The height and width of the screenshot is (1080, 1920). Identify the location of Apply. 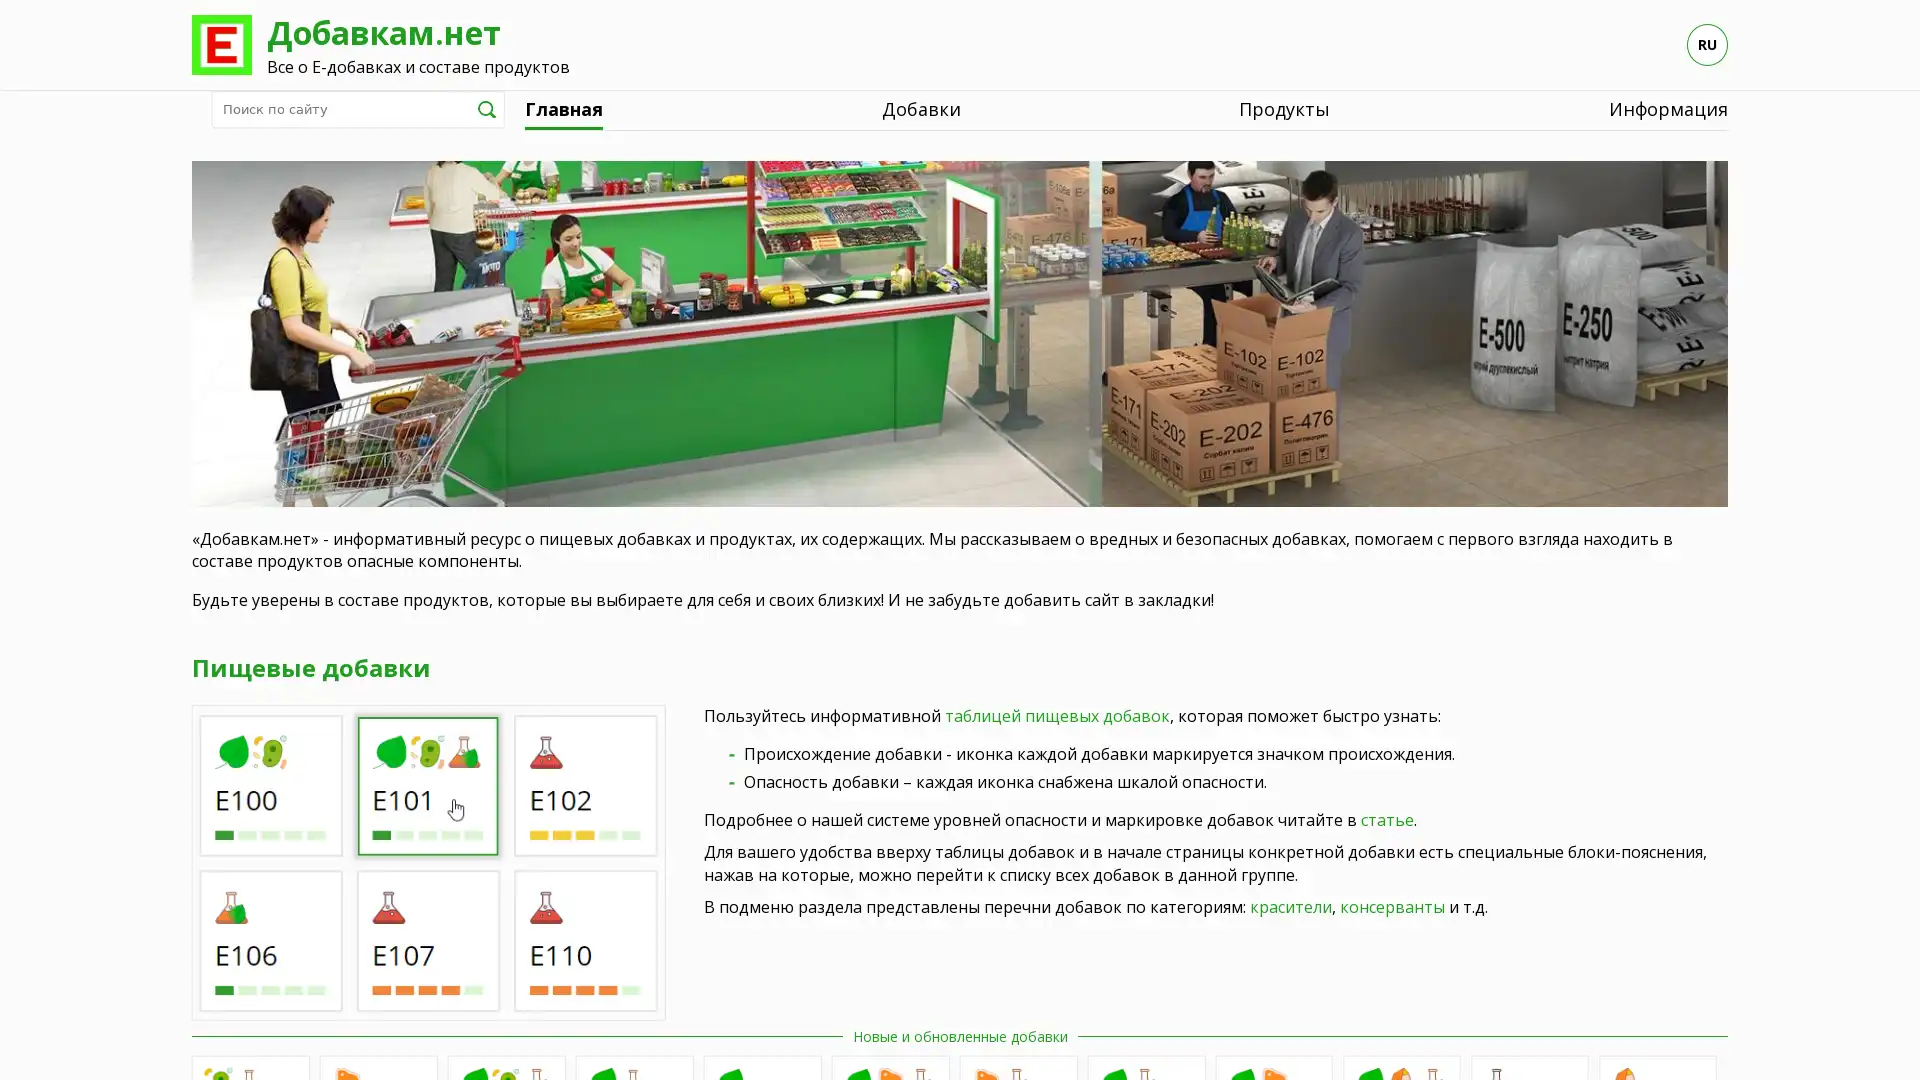
(486, 108).